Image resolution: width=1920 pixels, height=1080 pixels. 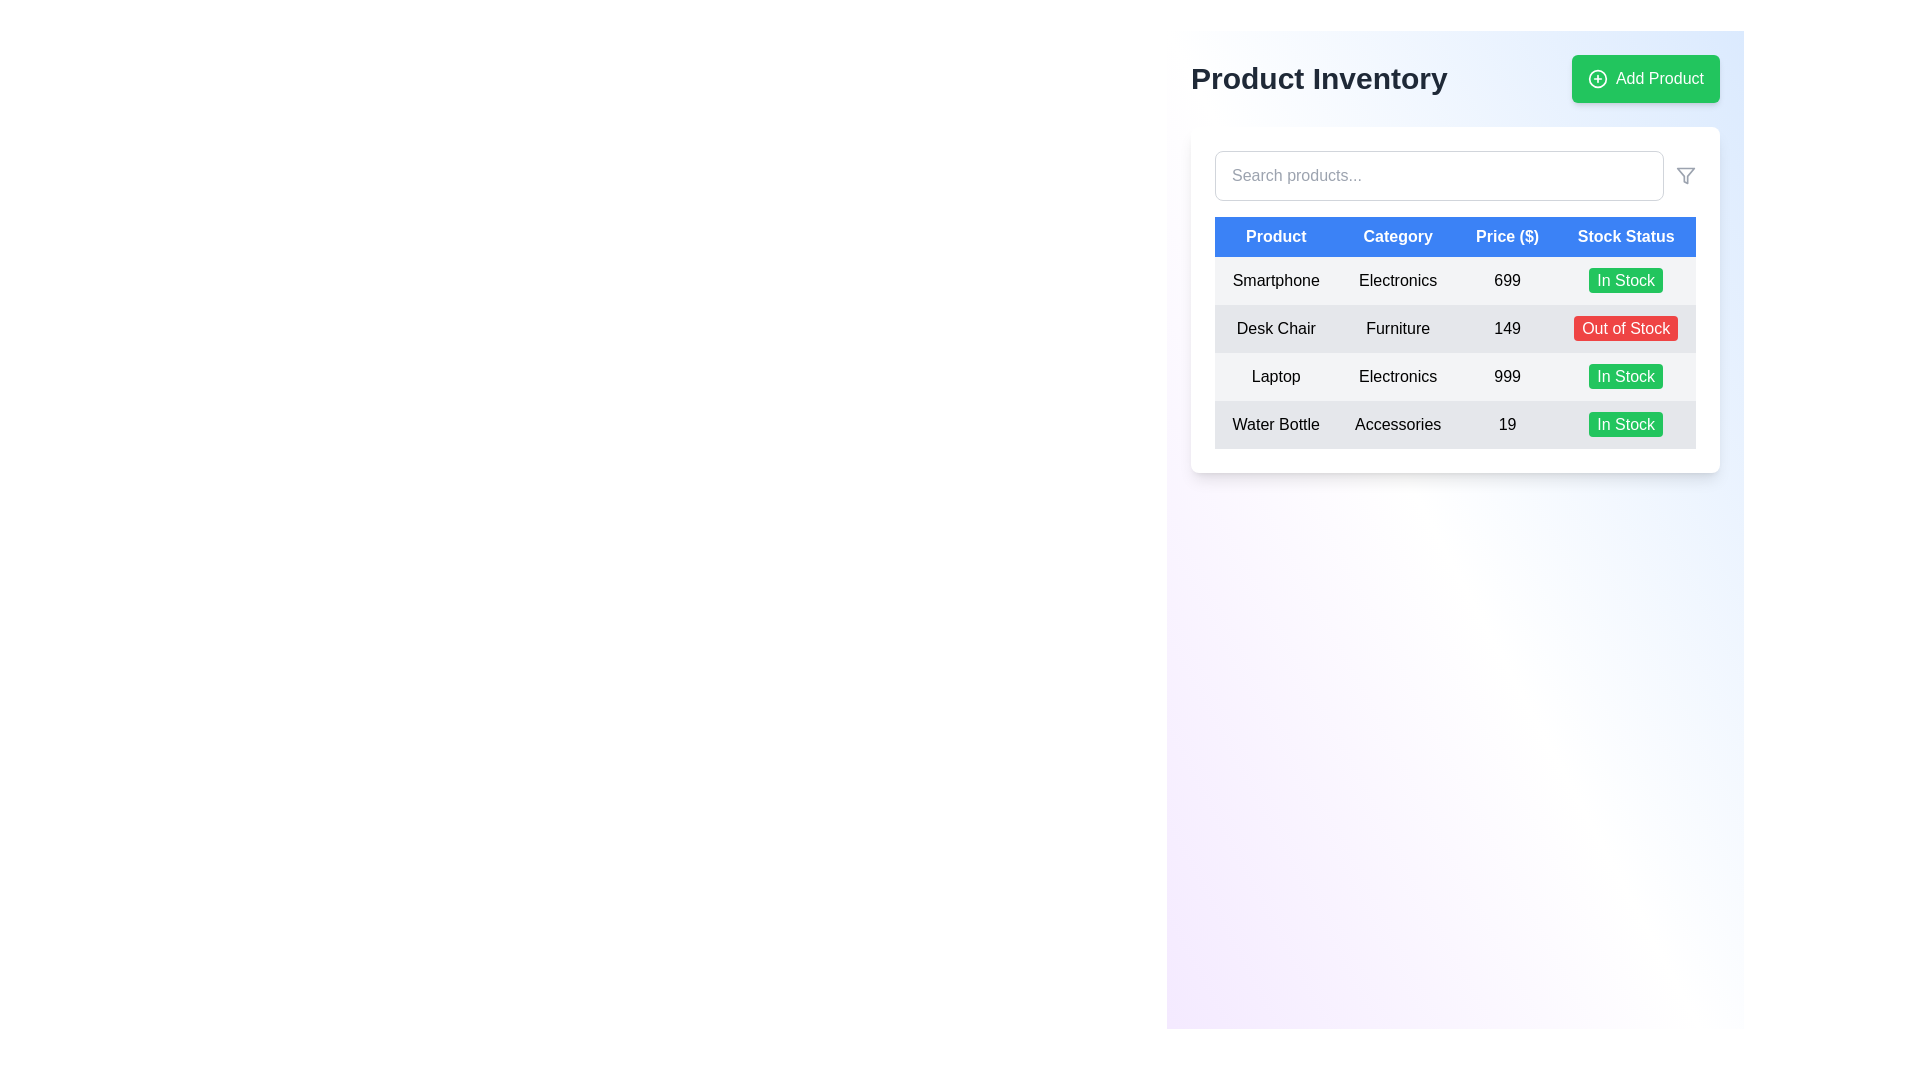 What do you see at coordinates (1507, 377) in the screenshot?
I see `the static data cell displaying the price of the product 'Laptop' located in the third row of the table under the 'Price ($)' column` at bounding box center [1507, 377].